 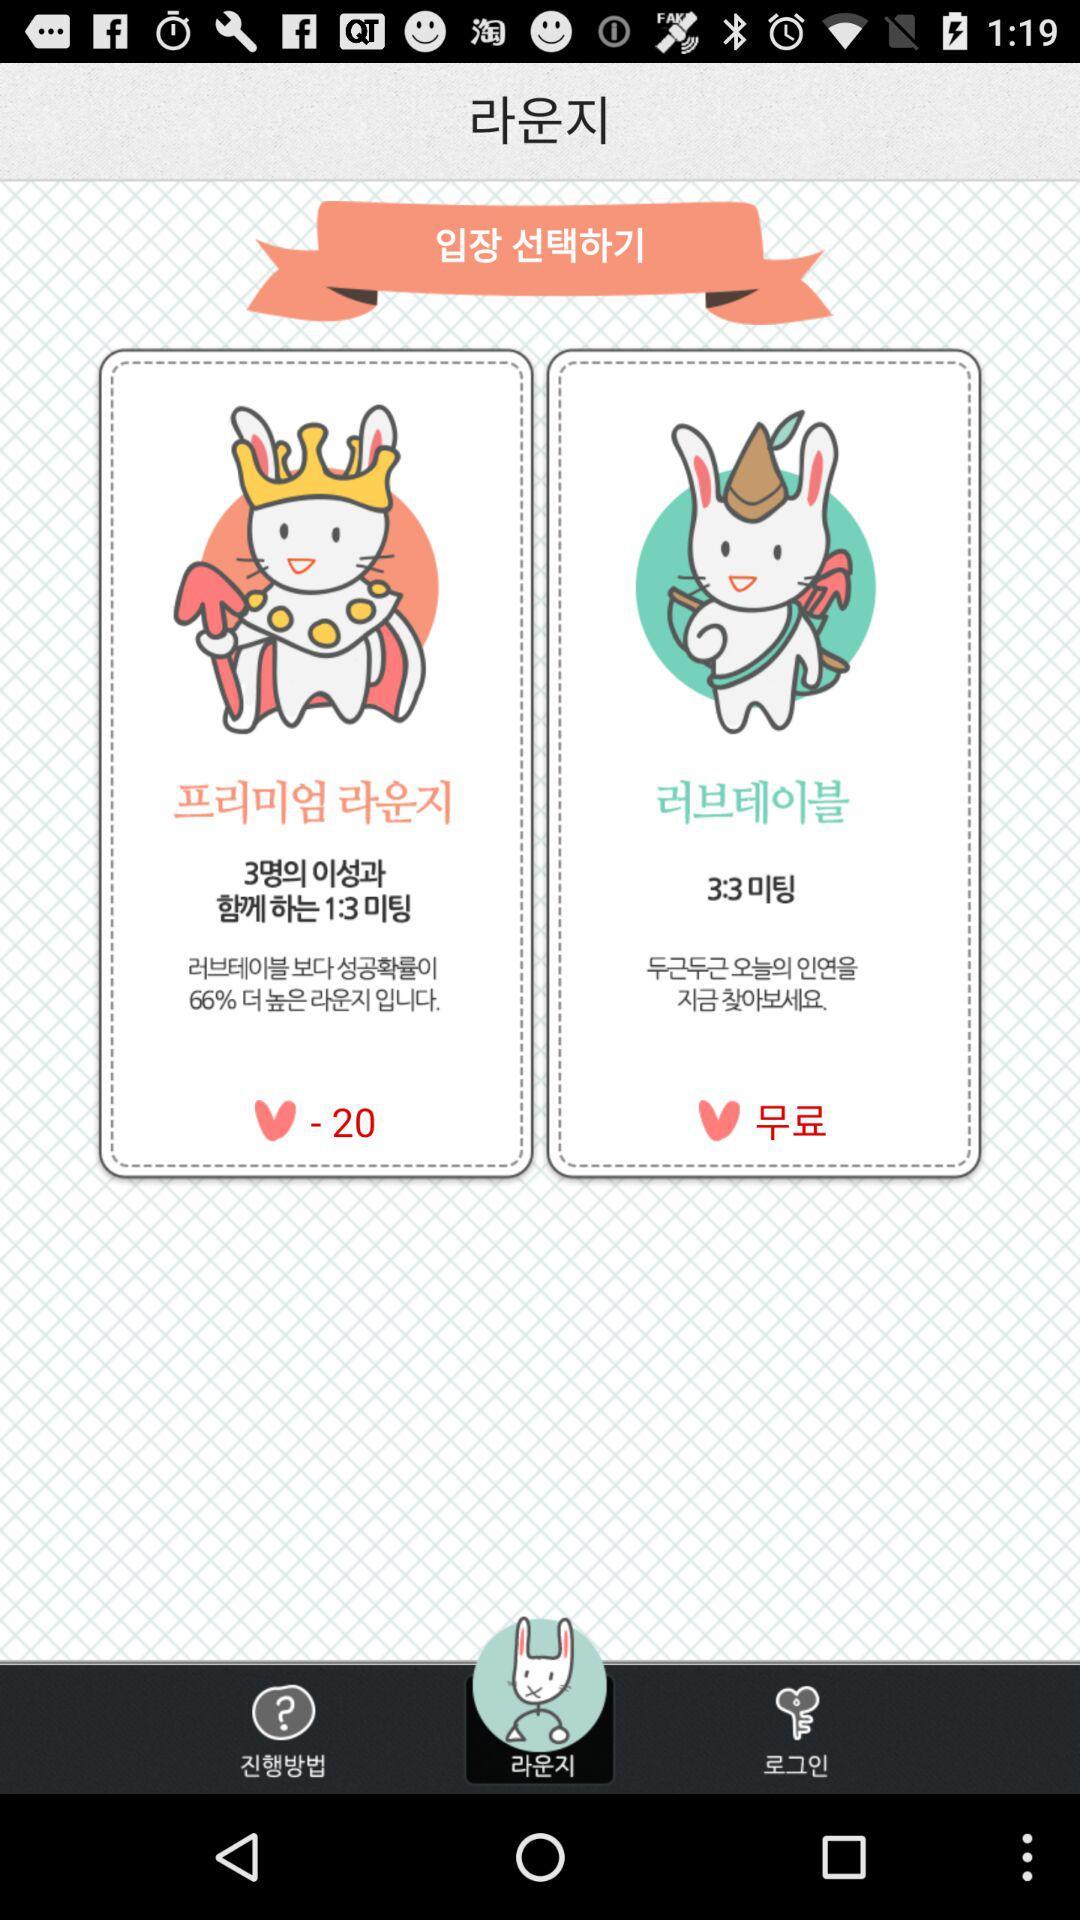 I want to click on menu icon, so click(x=538, y=1699).